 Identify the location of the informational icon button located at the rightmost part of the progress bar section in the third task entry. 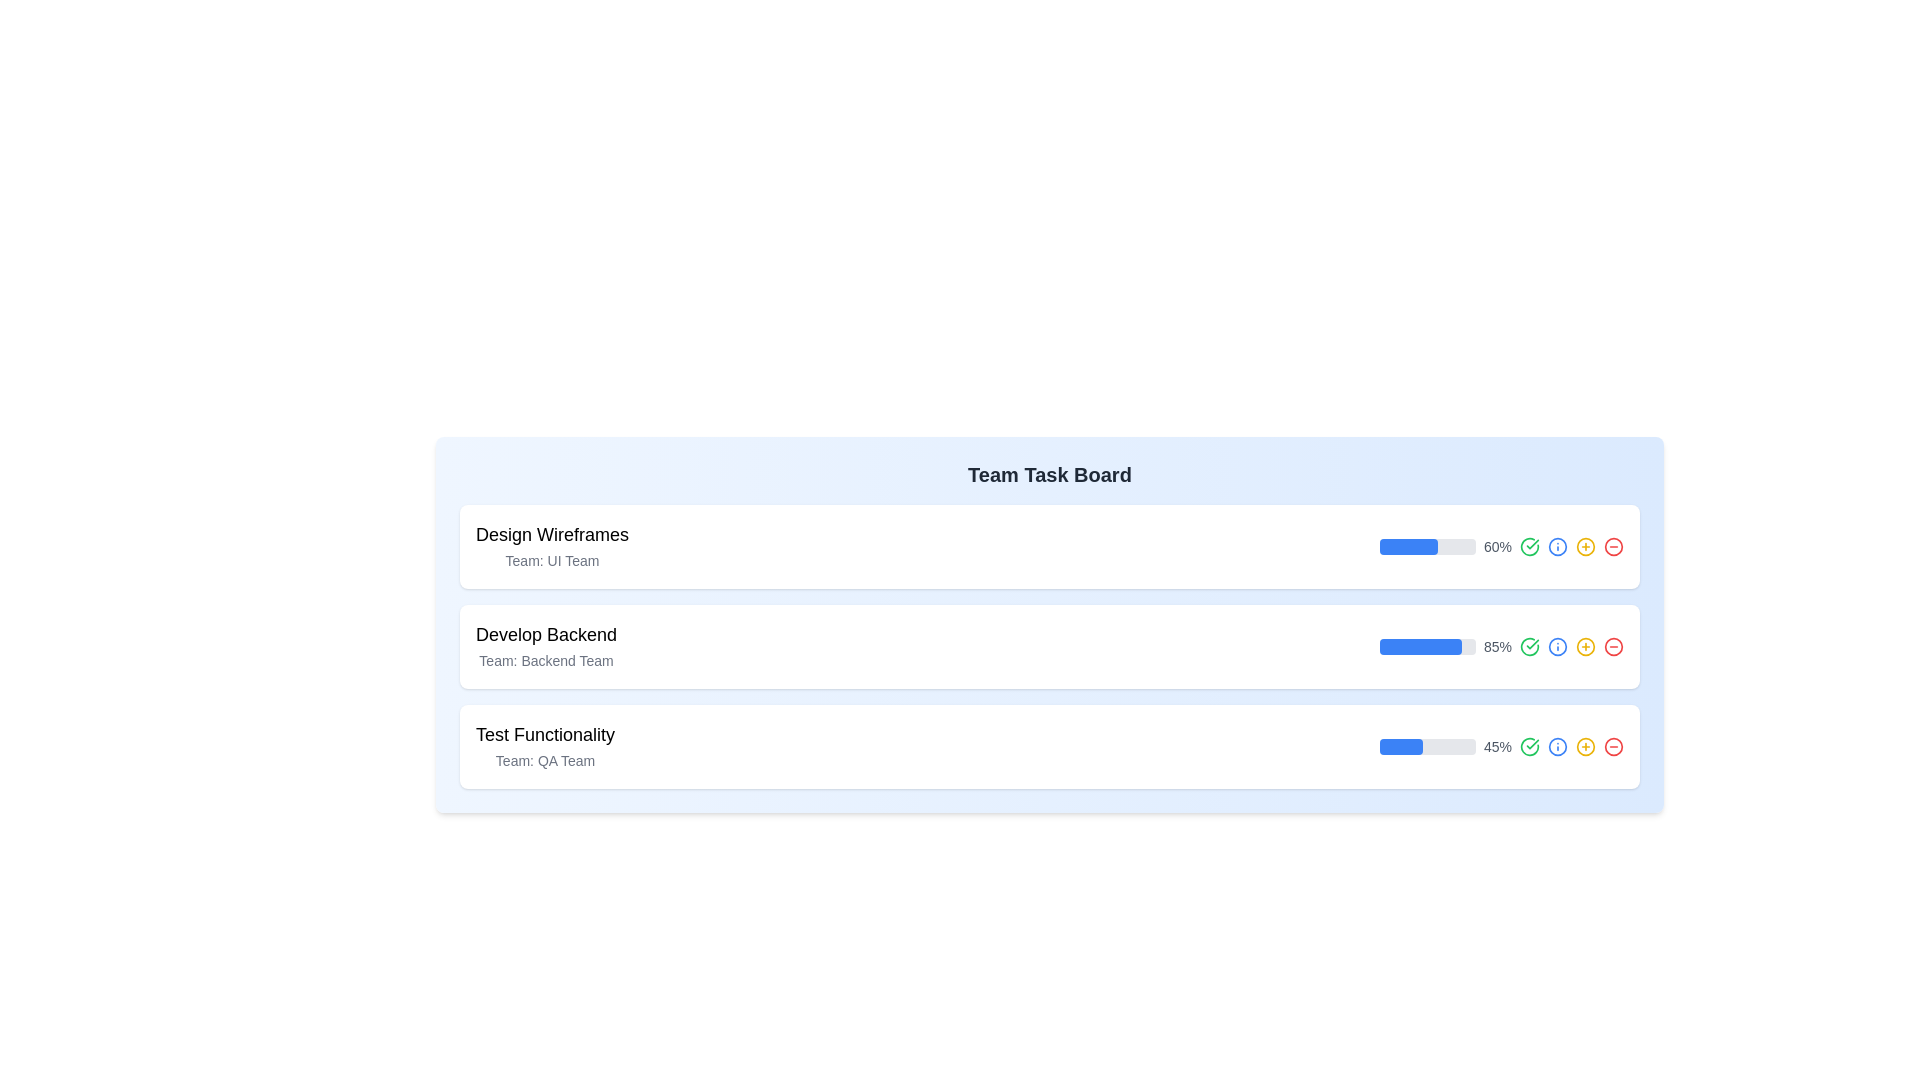
(1557, 747).